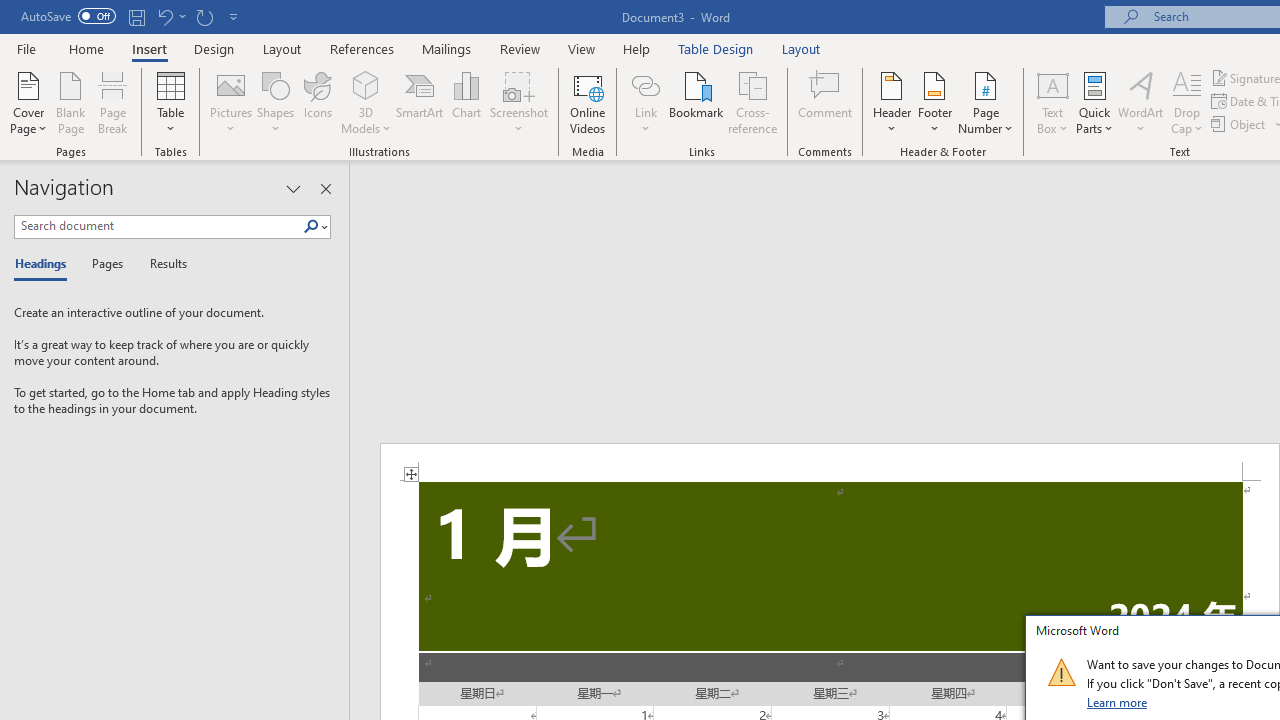 The image size is (1280, 720). I want to click on 'Pictures', so click(231, 103).